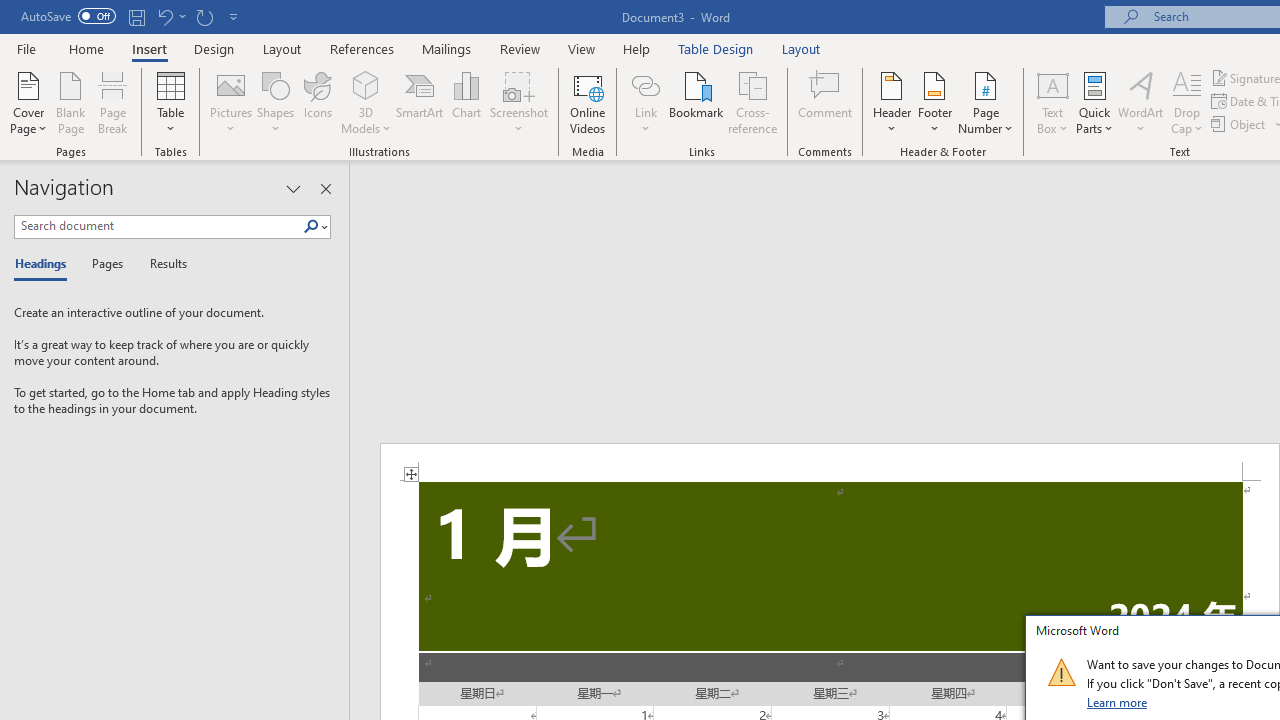 The image size is (1280, 720). I want to click on 'Pictures', so click(231, 103).